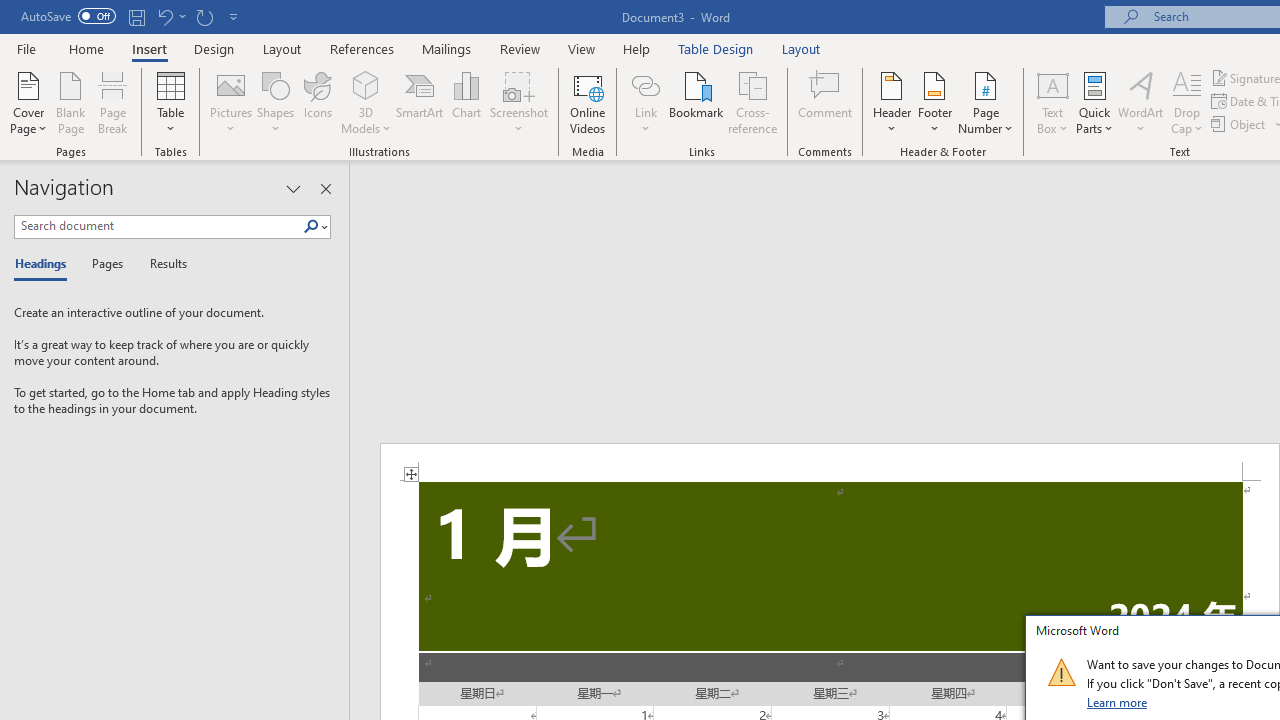 The image size is (1280, 720). I want to click on 'Pictures', so click(231, 103).